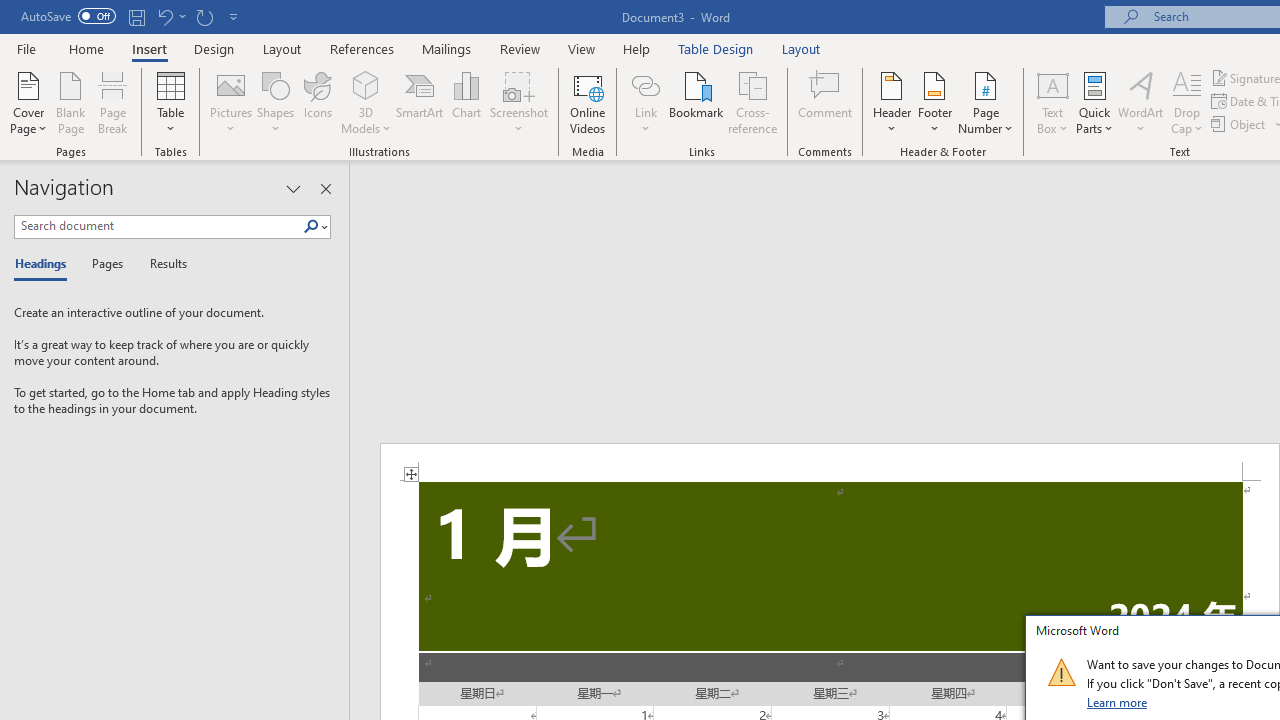 The image size is (1280, 720). I want to click on 'Pictures', so click(231, 103).